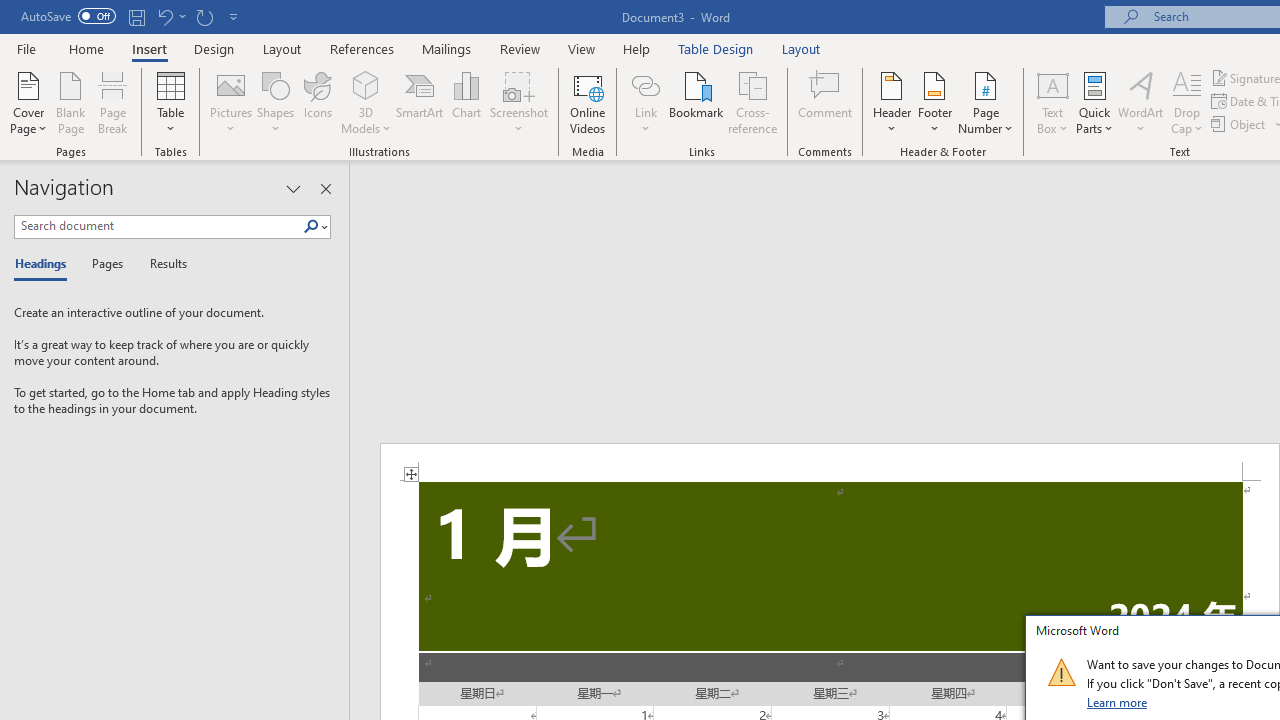 The image size is (1280, 720). I want to click on 'Pictures', so click(231, 103).